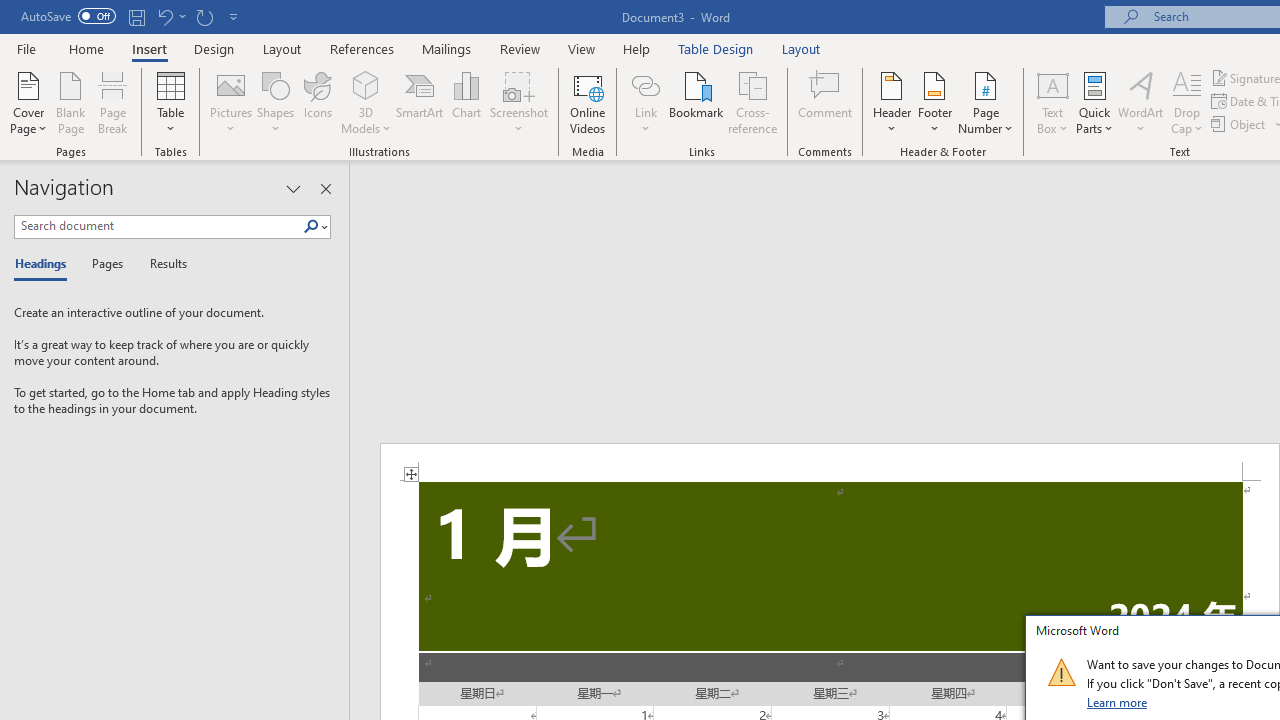 The image size is (1280, 720). I want to click on 'Pictures', so click(231, 103).